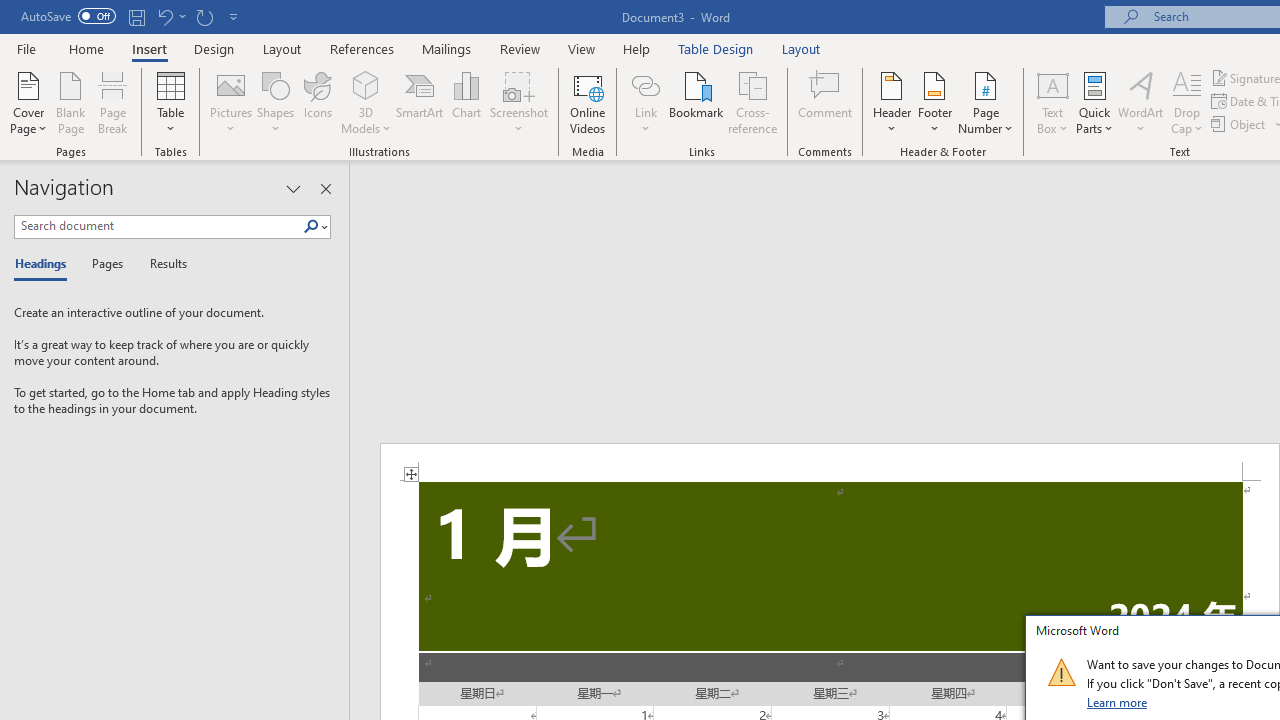 The image size is (1280, 720). I want to click on 'Pictures', so click(231, 103).